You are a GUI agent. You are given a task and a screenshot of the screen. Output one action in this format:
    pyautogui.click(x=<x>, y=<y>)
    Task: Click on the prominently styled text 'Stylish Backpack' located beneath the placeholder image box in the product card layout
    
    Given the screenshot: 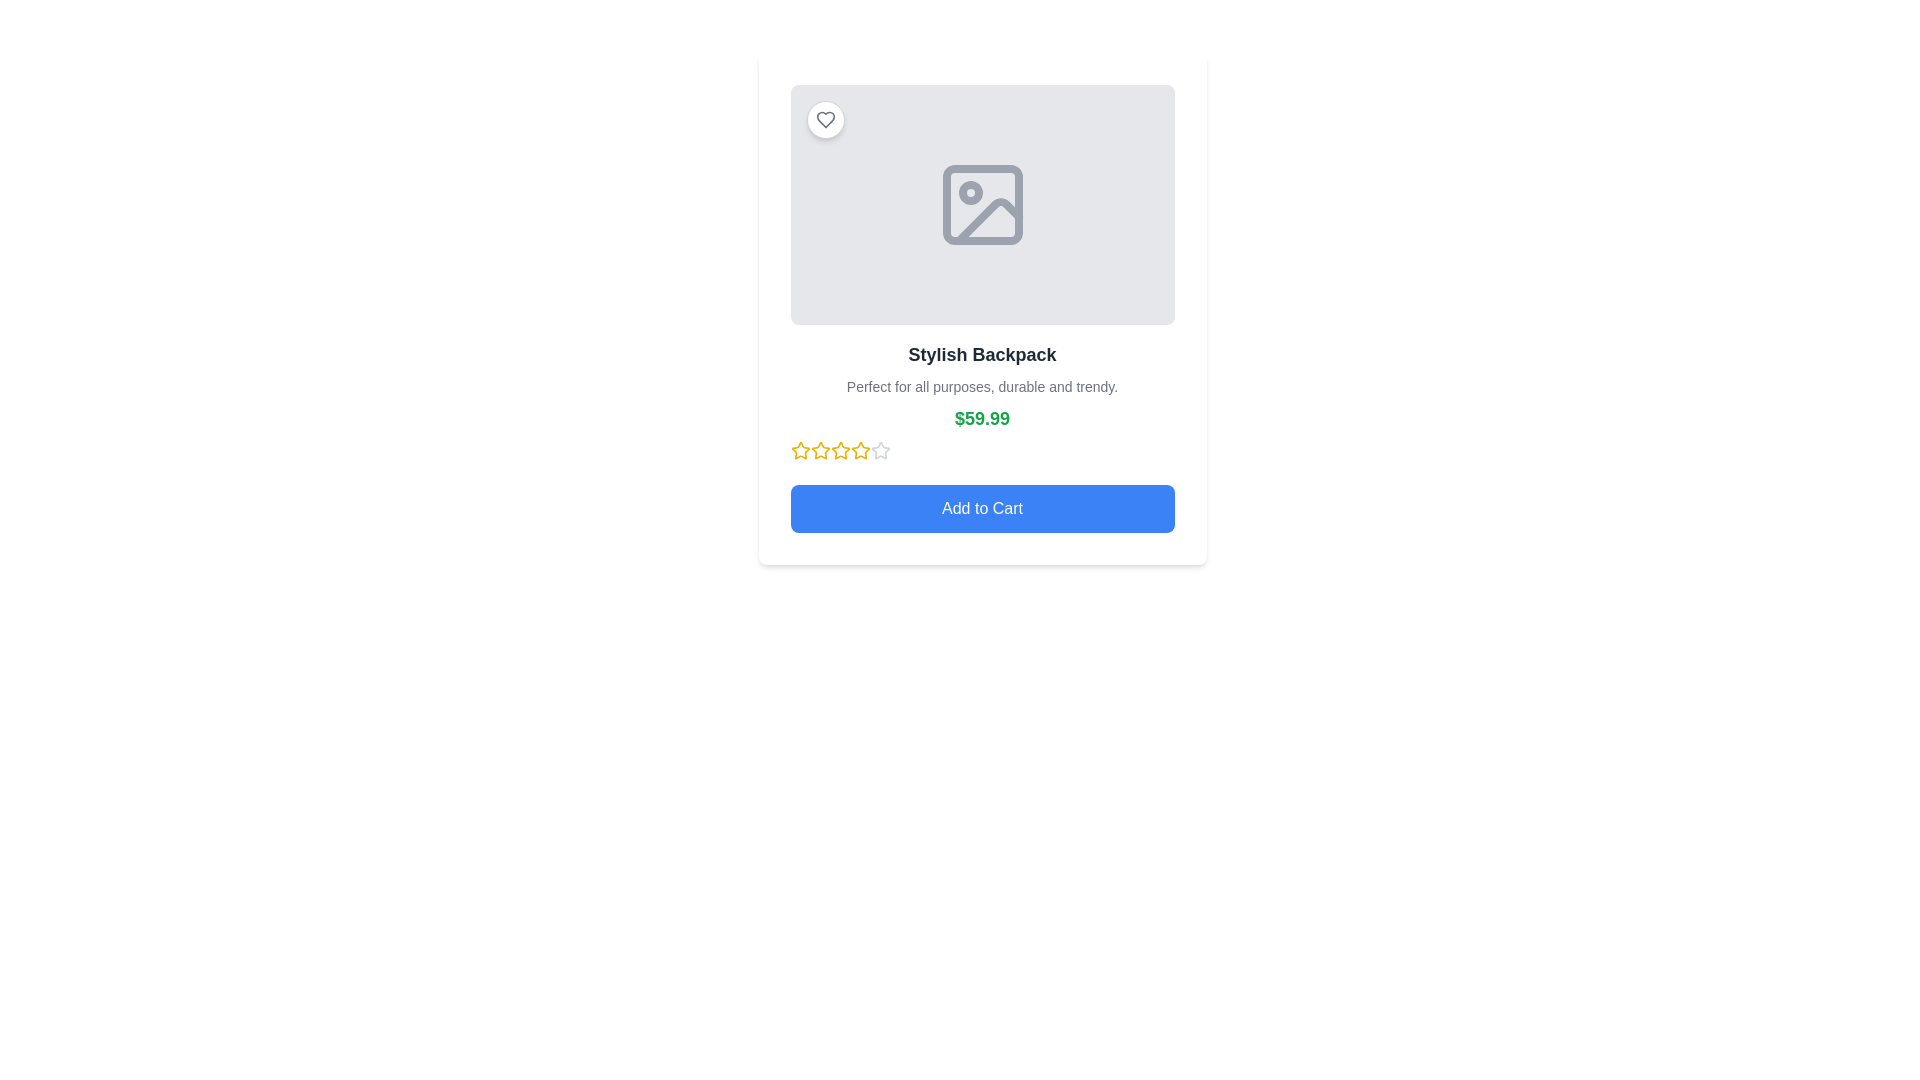 What is the action you would take?
    pyautogui.click(x=982, y=353)
    